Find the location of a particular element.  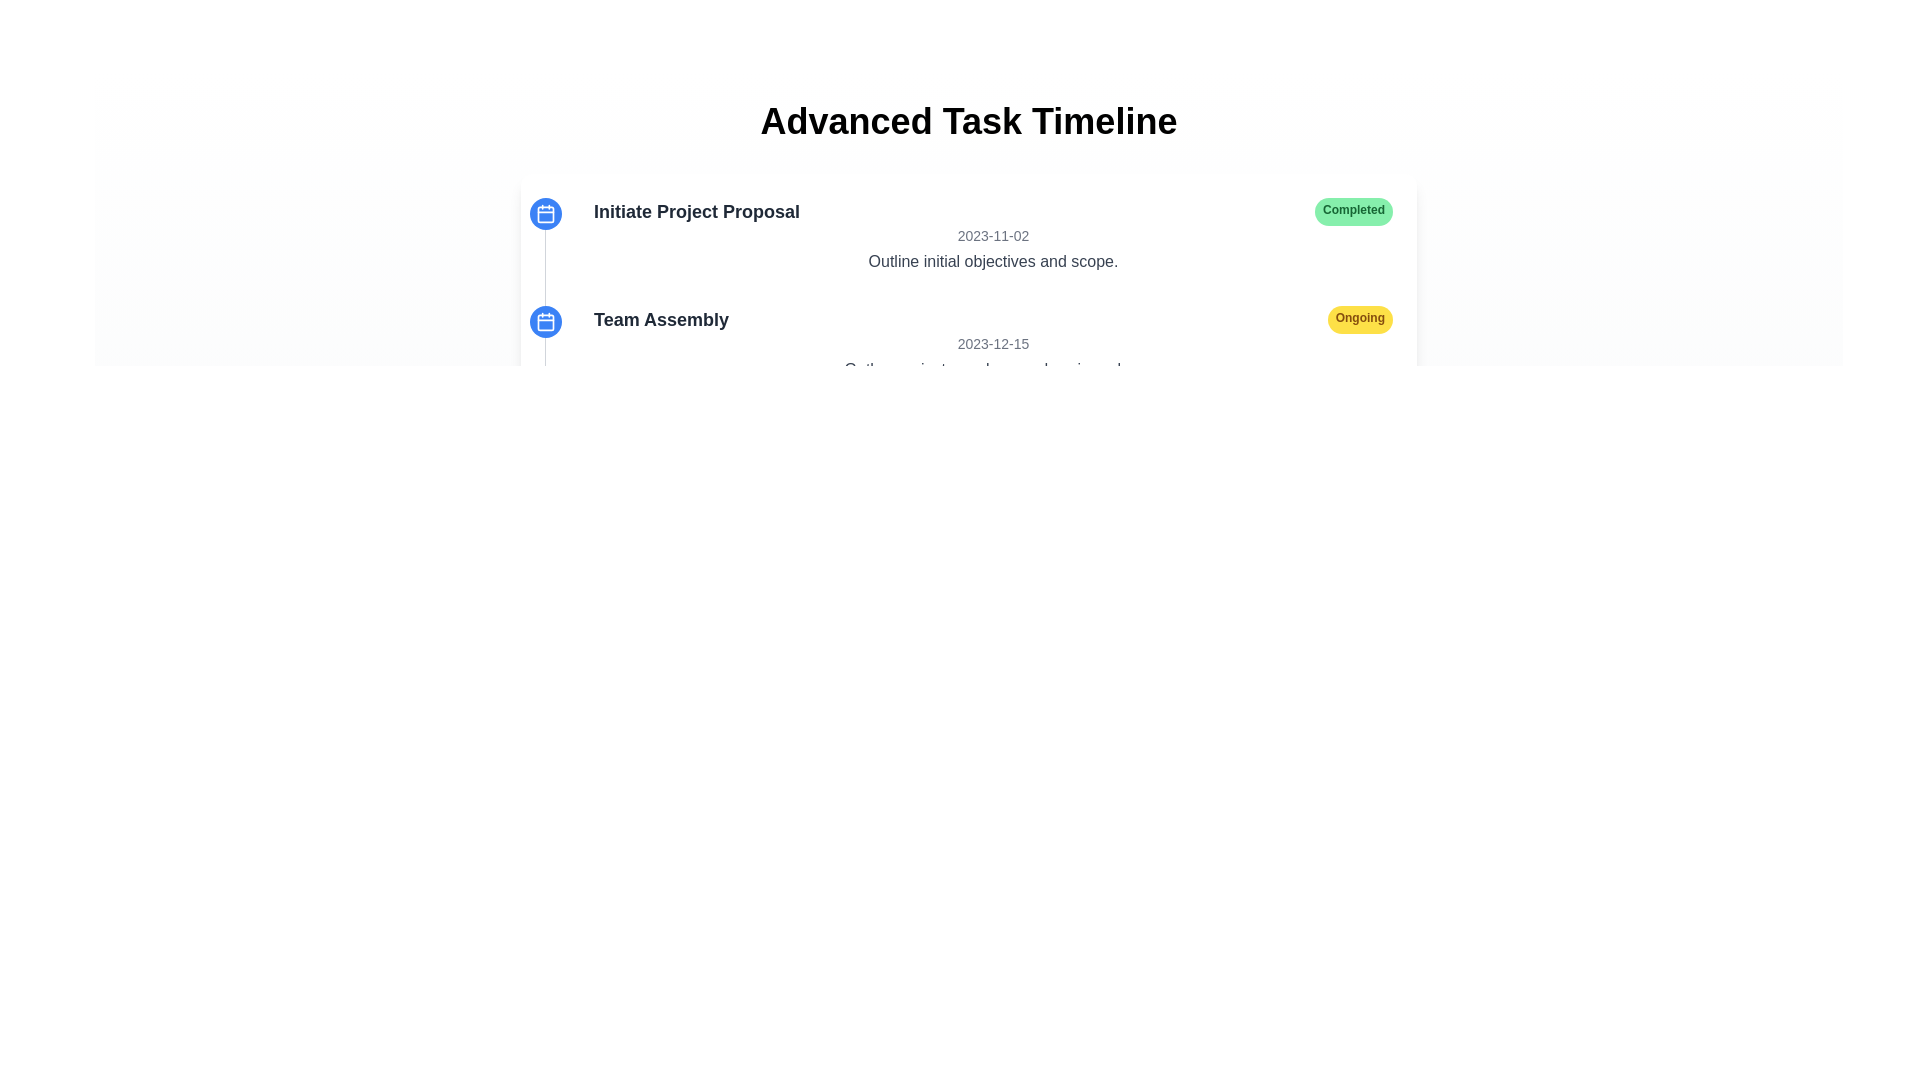

the first calendar icon with a blue circular background located to the left of the text 'Initiate Project Proposal' in the timeline interface is located at coordinates (546, 213).